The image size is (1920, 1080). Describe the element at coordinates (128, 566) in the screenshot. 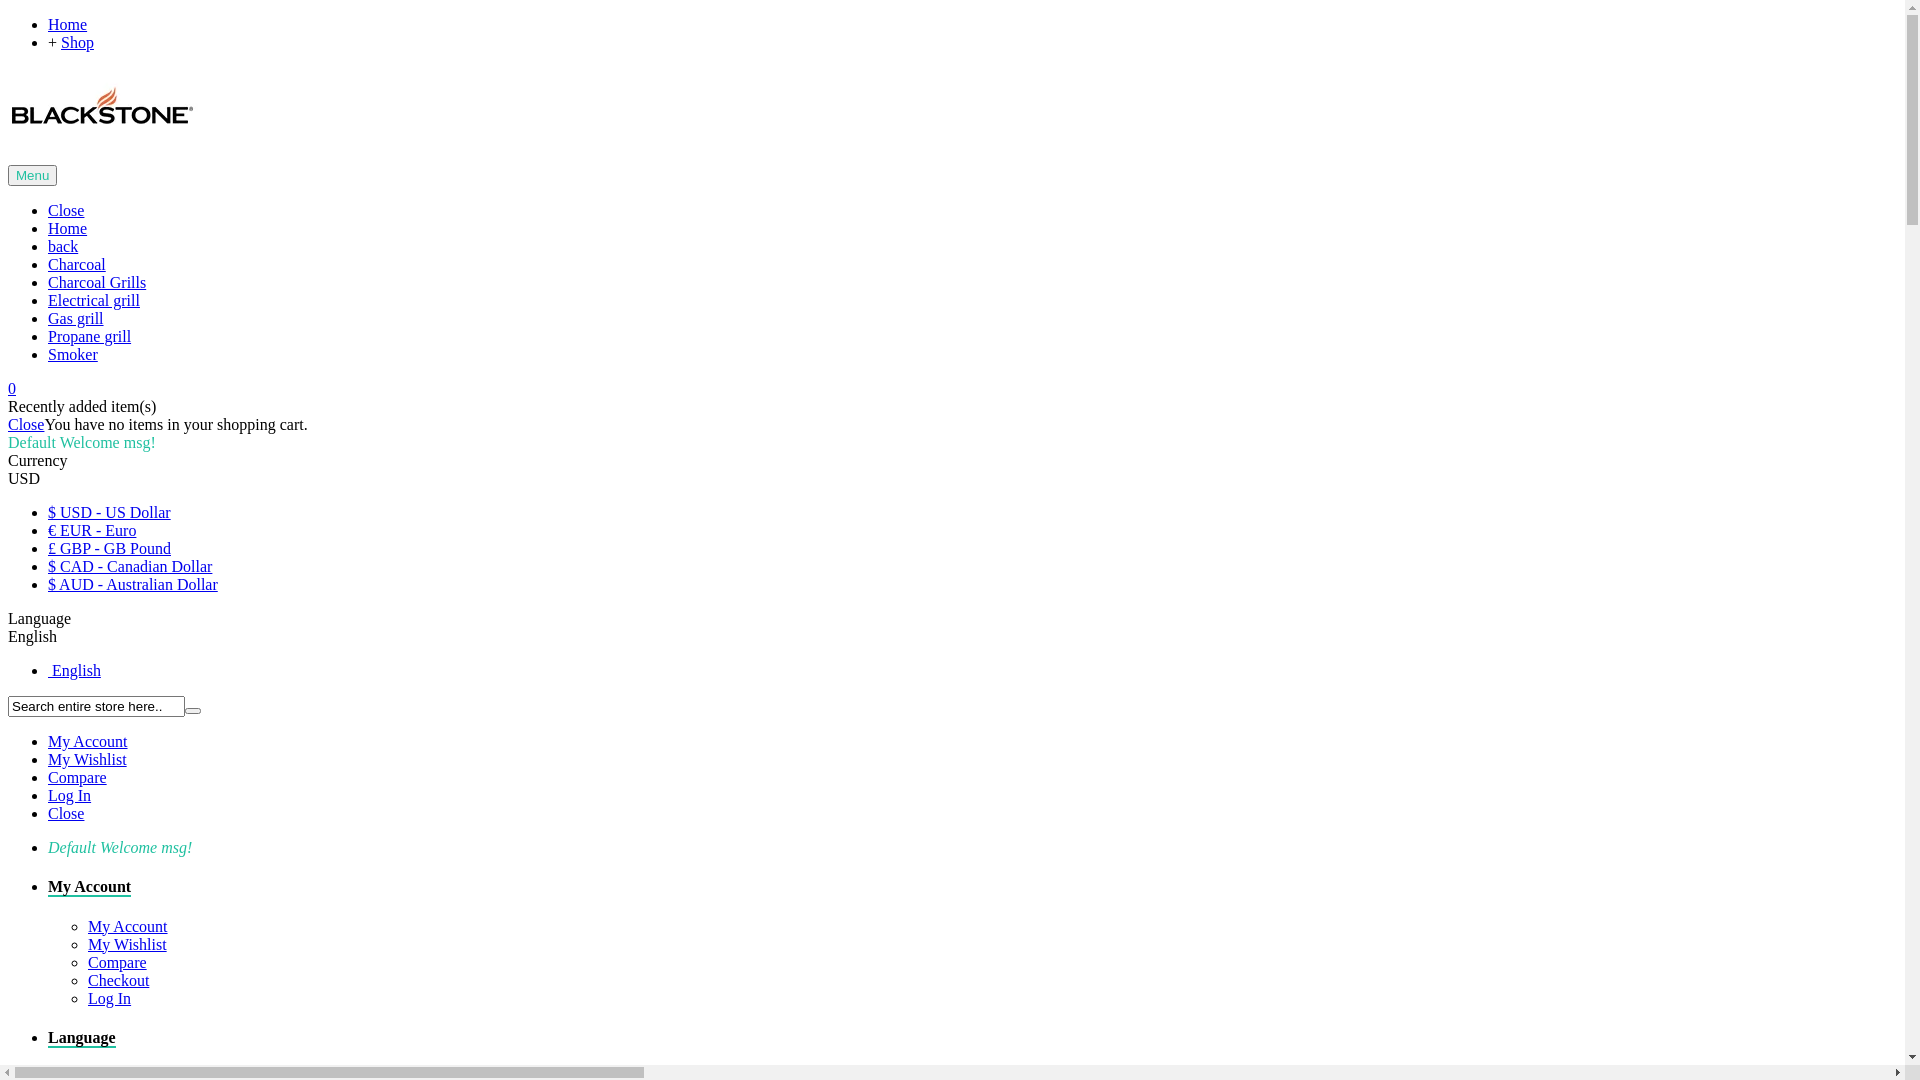

I see `'$ CAD - Canadian Dollar'` at that location.